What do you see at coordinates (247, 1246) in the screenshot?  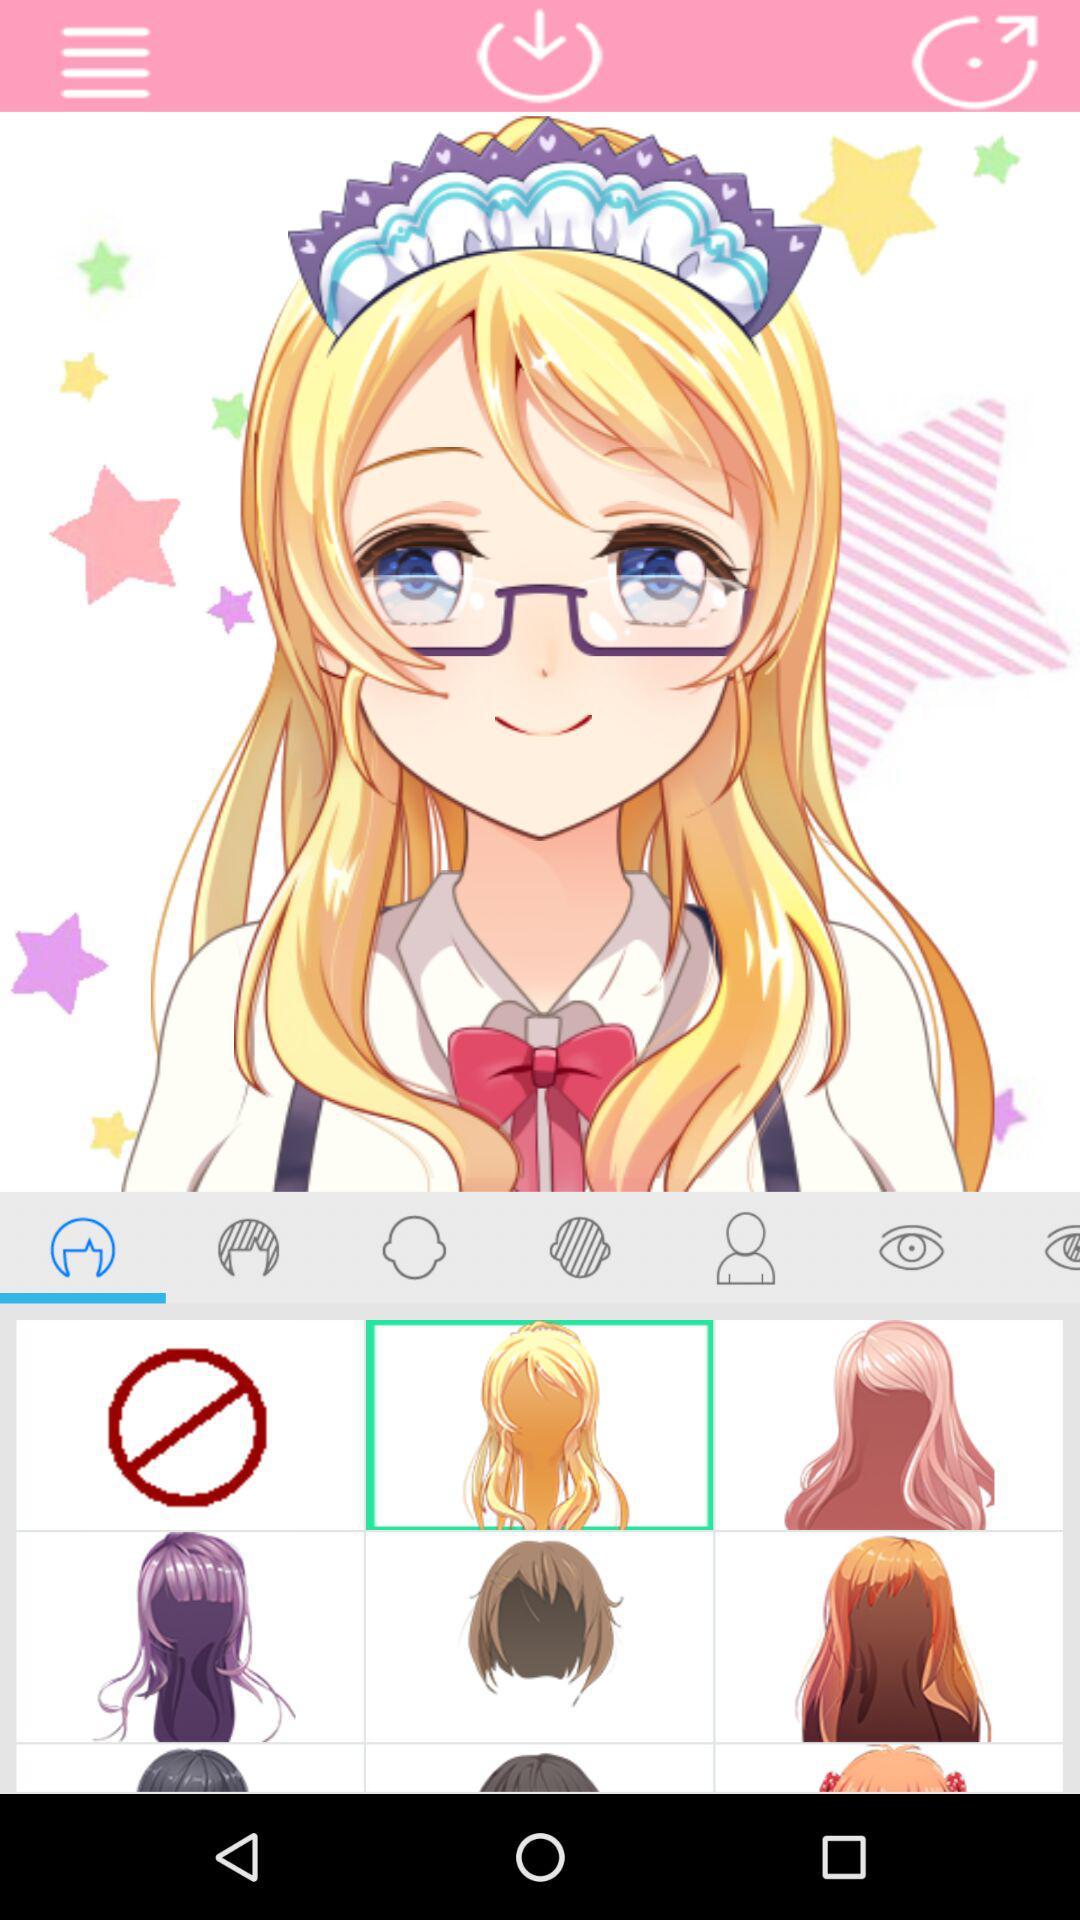 I see `hair color` at bounding box center [247, 1246].